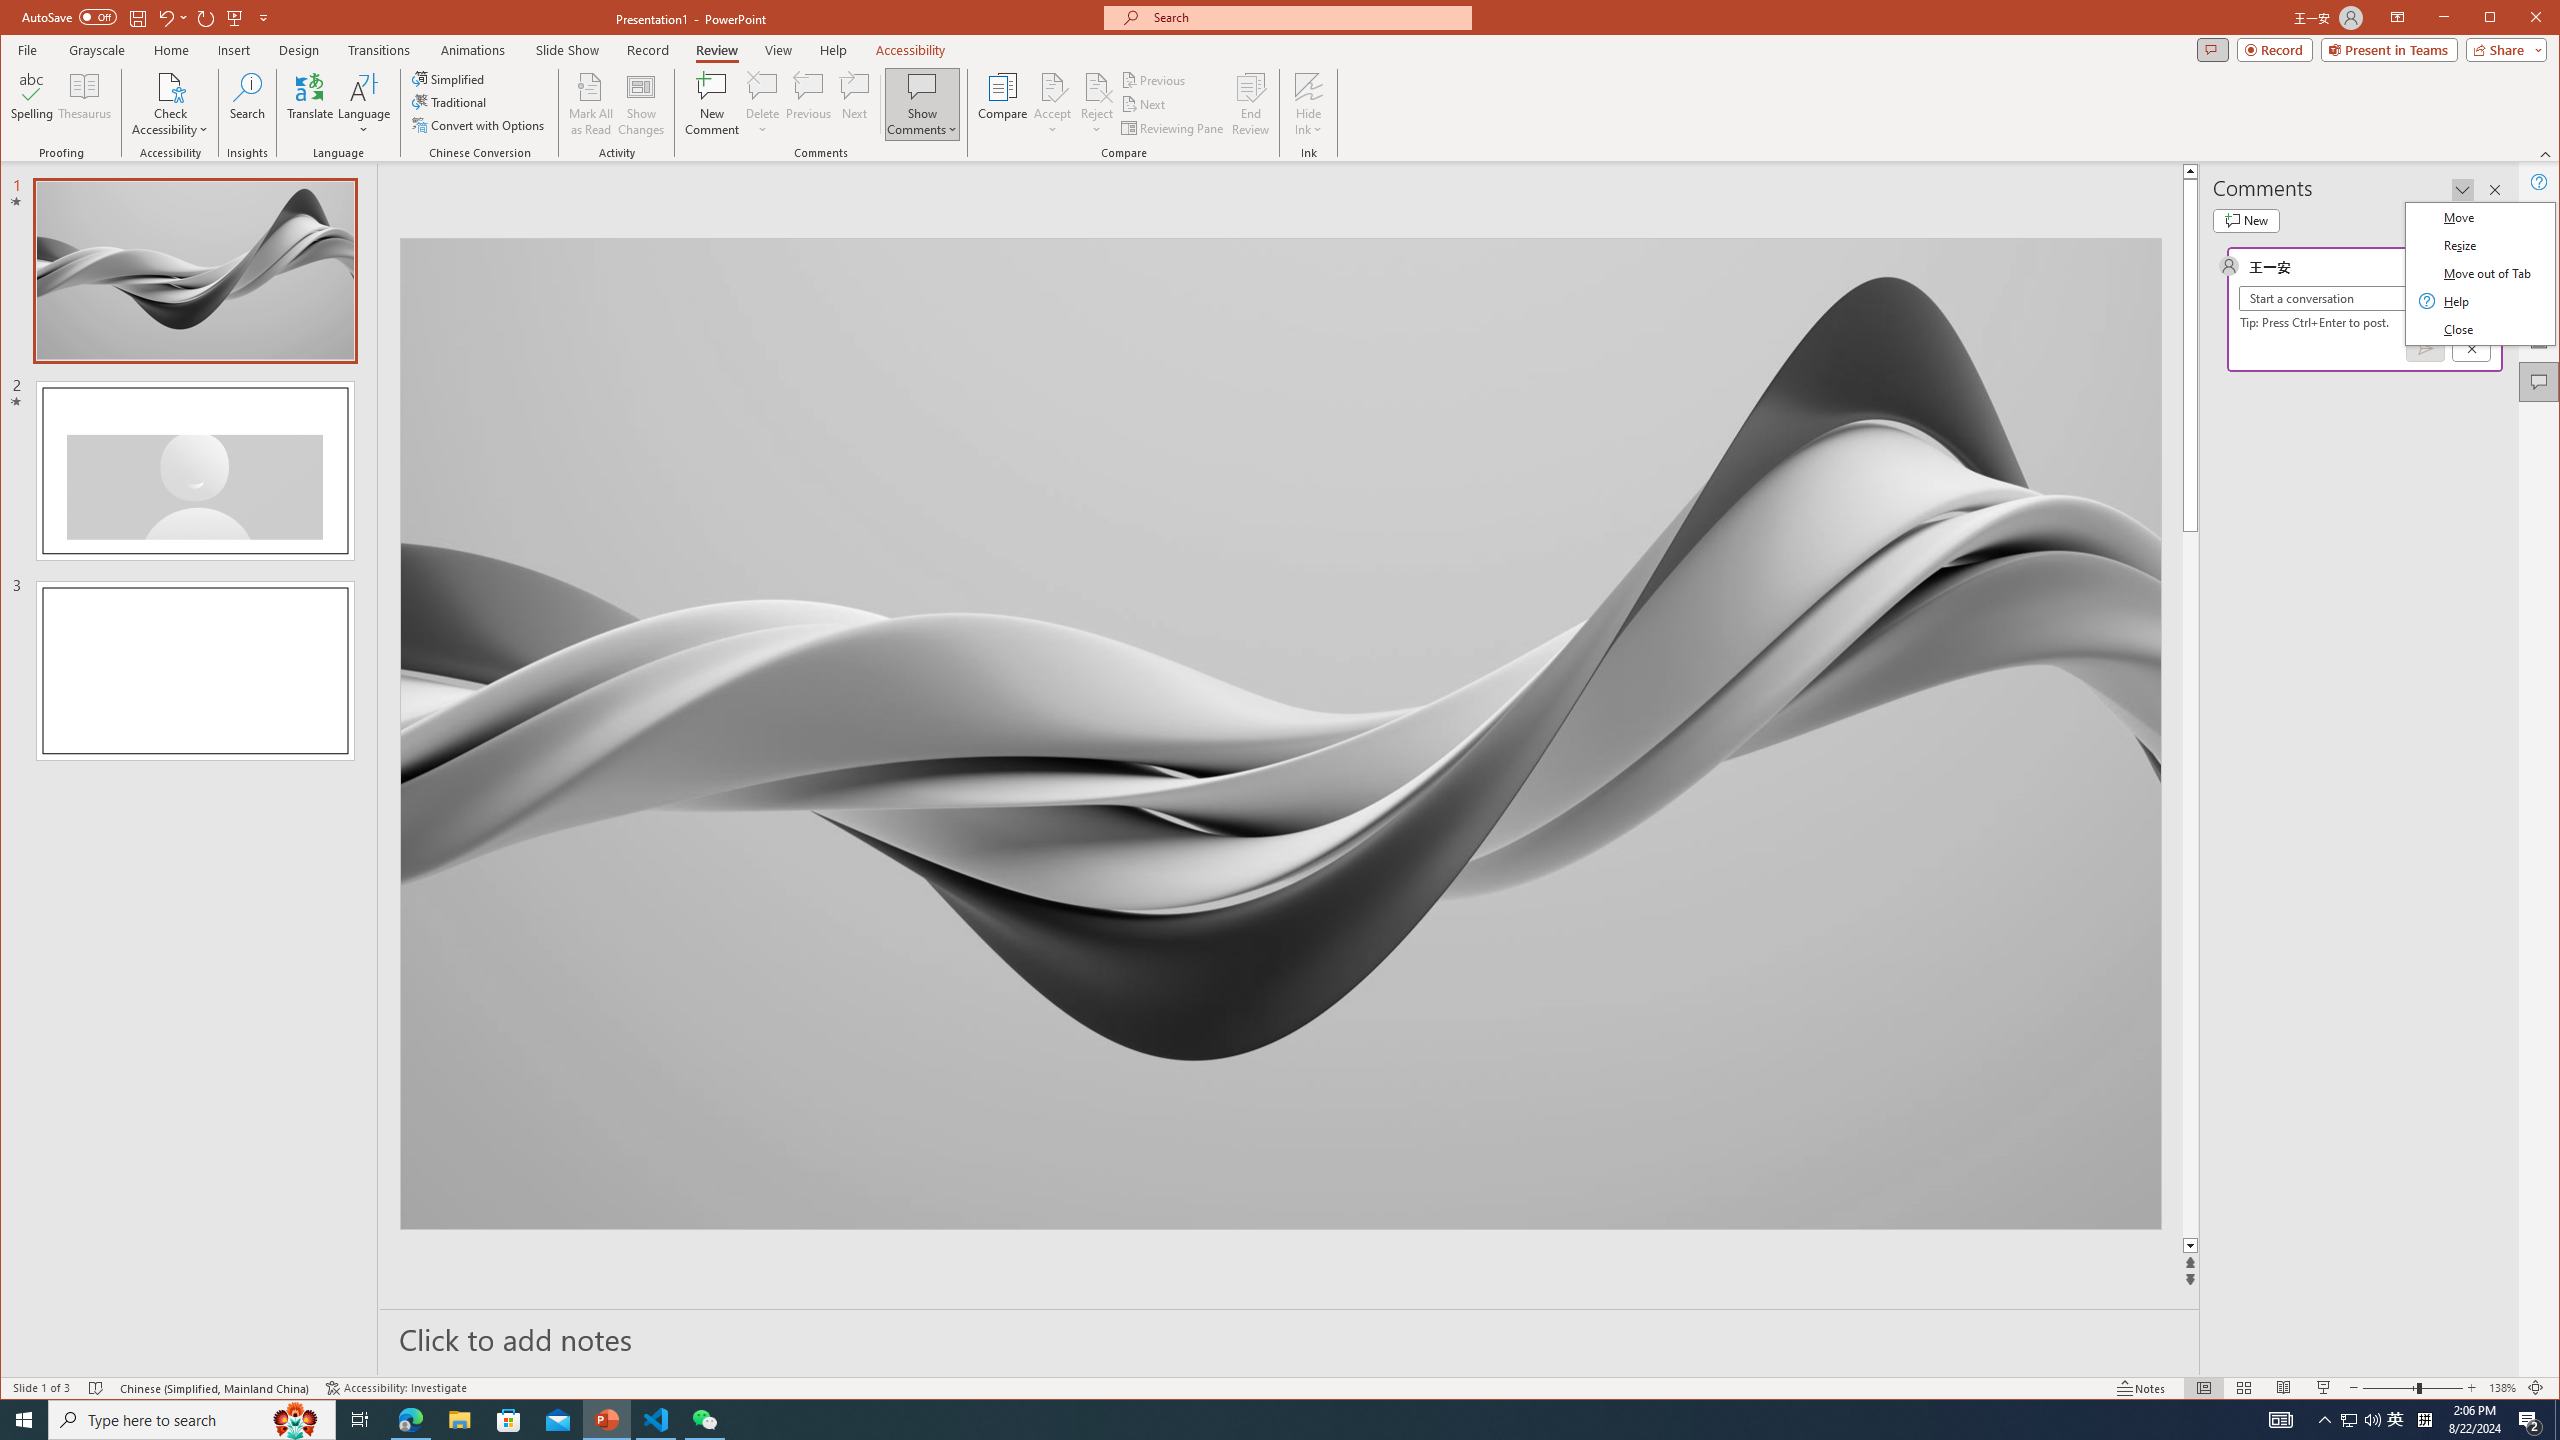 This screenshot has height=1440, width=2560. I want to click on 'Home', so click(171, 49).